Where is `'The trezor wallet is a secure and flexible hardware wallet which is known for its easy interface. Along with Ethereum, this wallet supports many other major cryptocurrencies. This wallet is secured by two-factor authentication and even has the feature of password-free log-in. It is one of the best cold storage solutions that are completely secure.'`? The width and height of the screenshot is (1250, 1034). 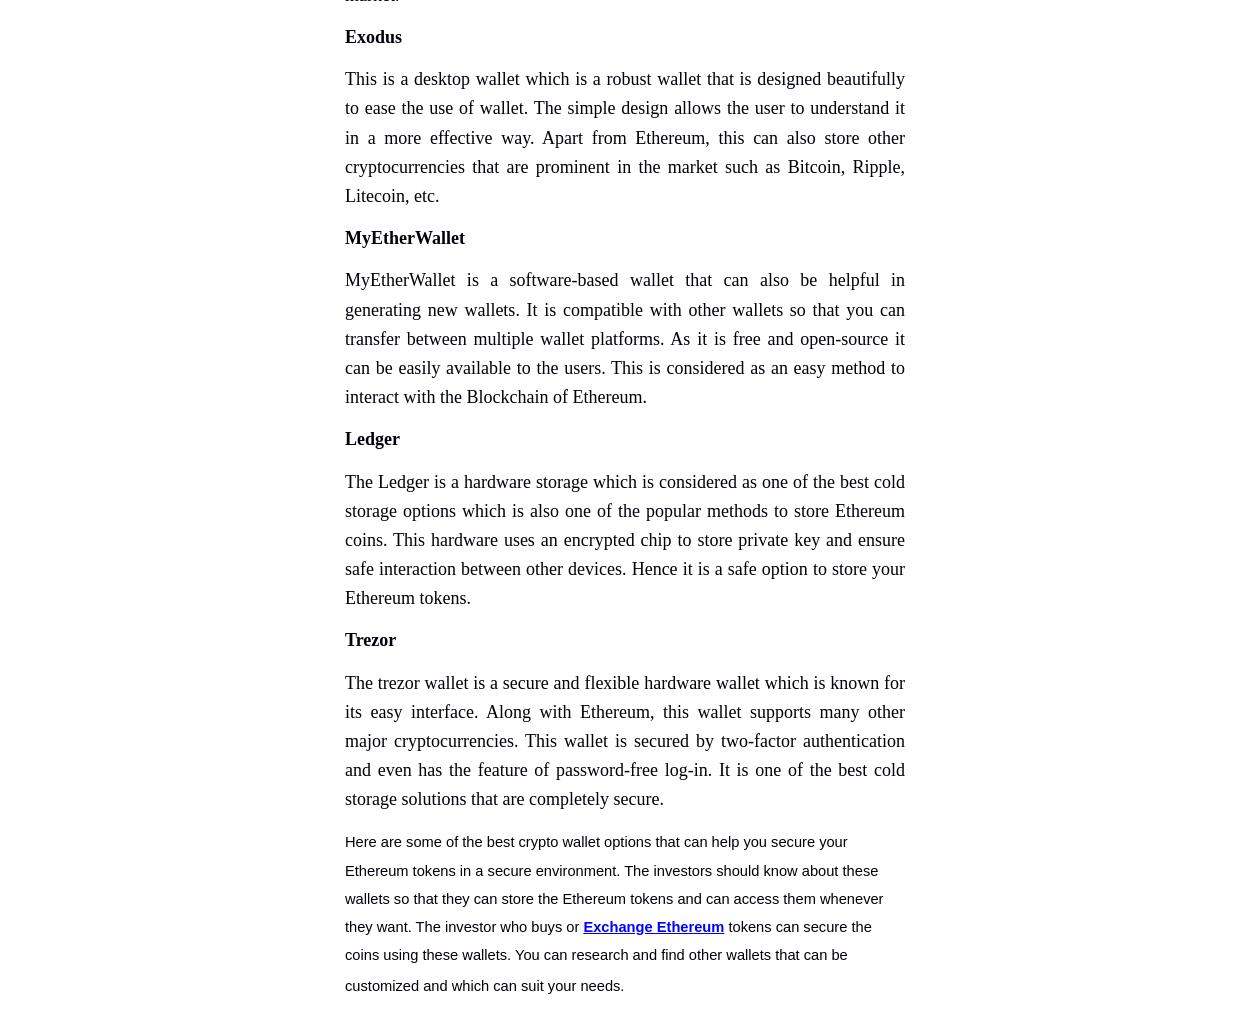 'The trezor wallet is a secure and flexible hardware wallet which is known for its easy interface. Along with Ethereum, this wallet supports many other major cryptocurrencies. This wallet is secured by two-factor authentication and even has the feature of password-free log-in. It is one of the best cold storage solutions that are completely secure.' is located at coordinates (625, 740).